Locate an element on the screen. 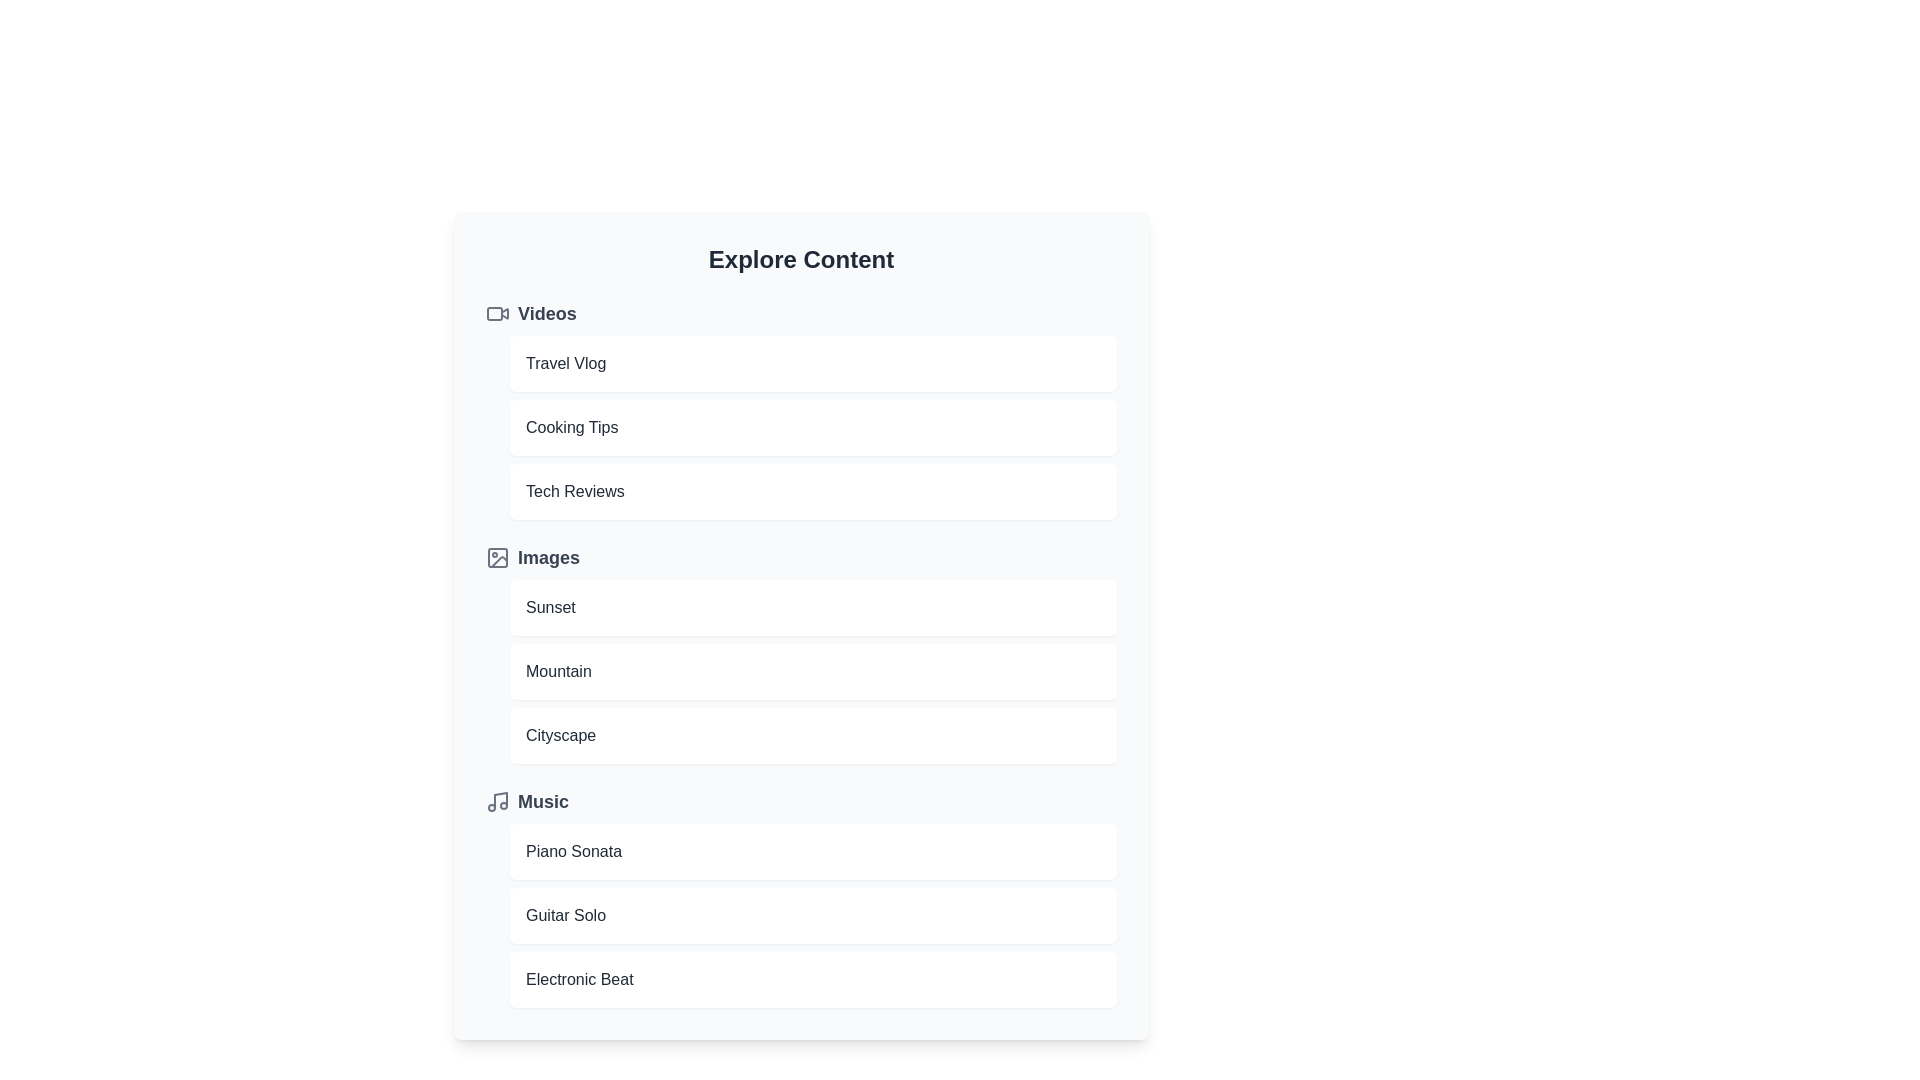 The image size is (1920, 1080). the item Mountain to preview it is located at coordinates (813, 671).